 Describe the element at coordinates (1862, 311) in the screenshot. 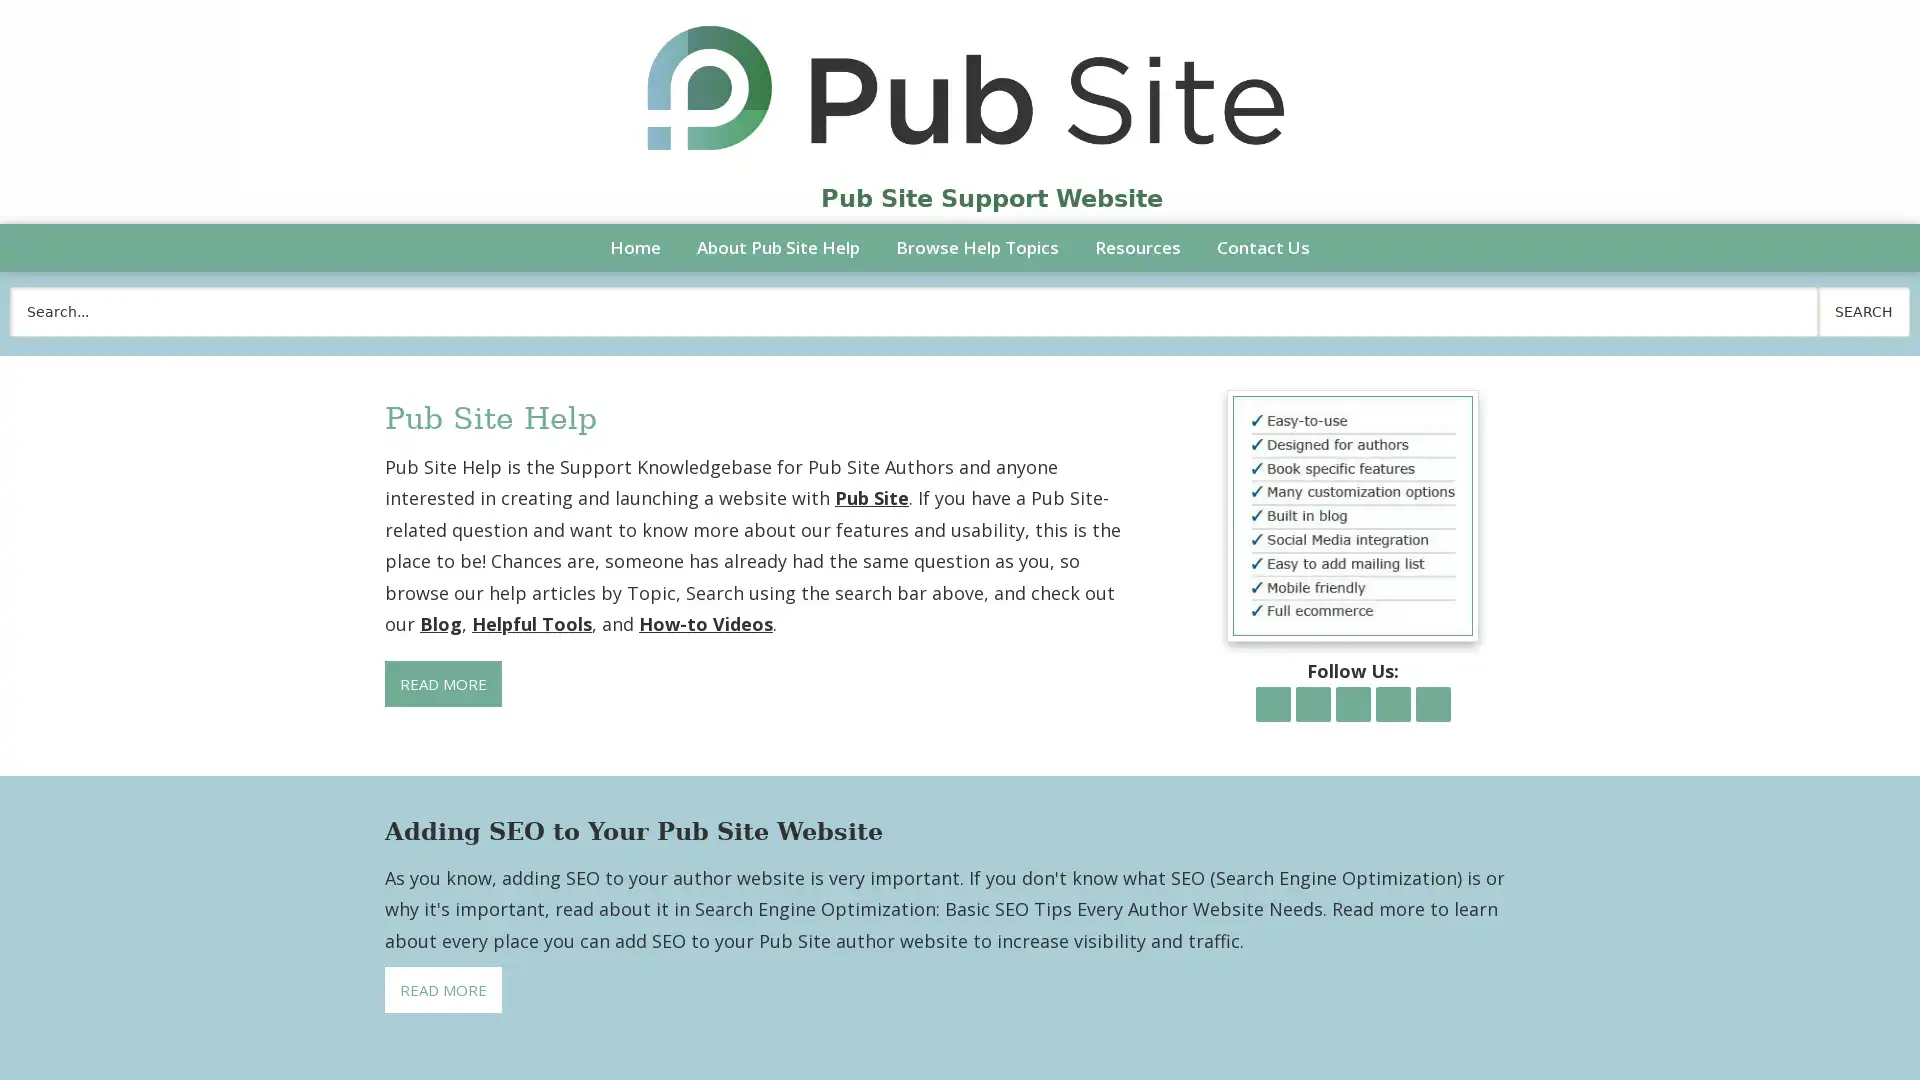

I see `Search` at that location.